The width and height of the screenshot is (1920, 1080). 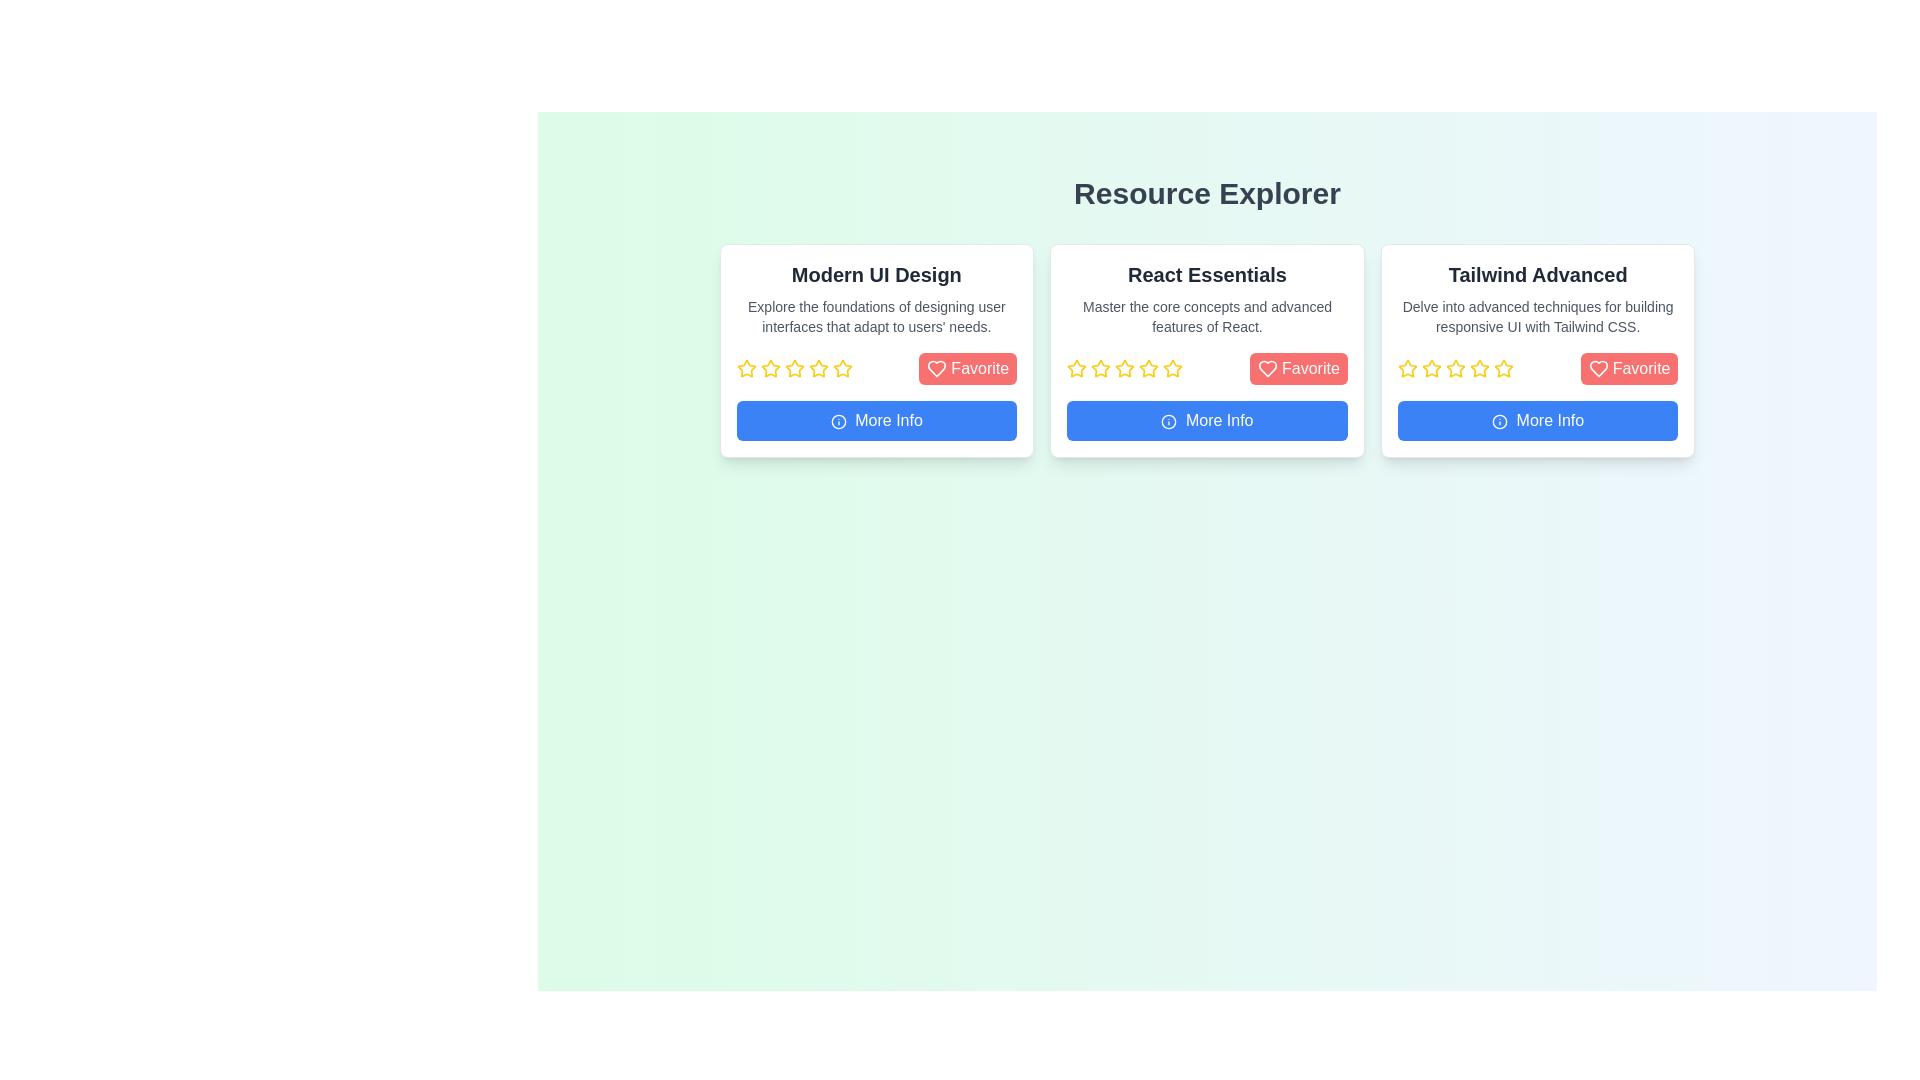 I want to click on the yellow star icon, which is the second star in the rating system under the 'Modern UI Design' card, so click(x=745, y=368).